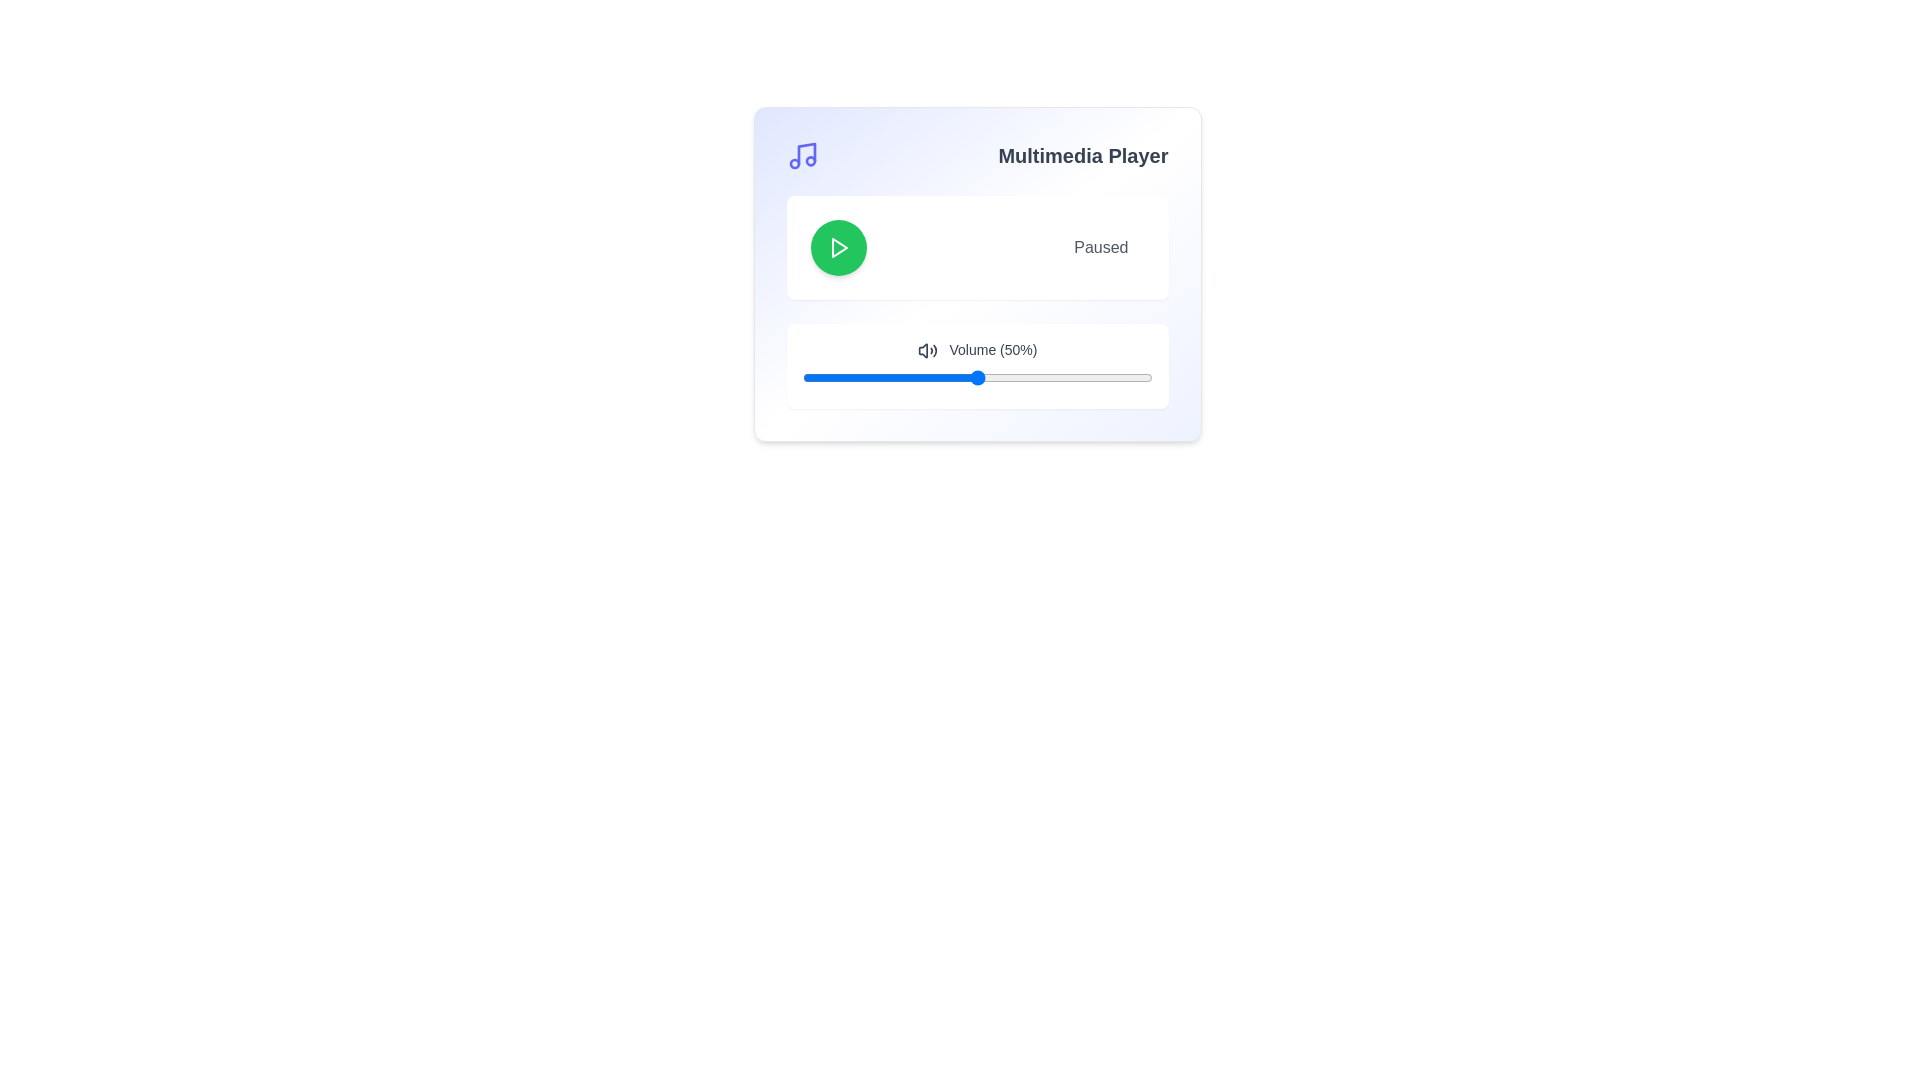  I want to click on volume, so click(1033, 378).